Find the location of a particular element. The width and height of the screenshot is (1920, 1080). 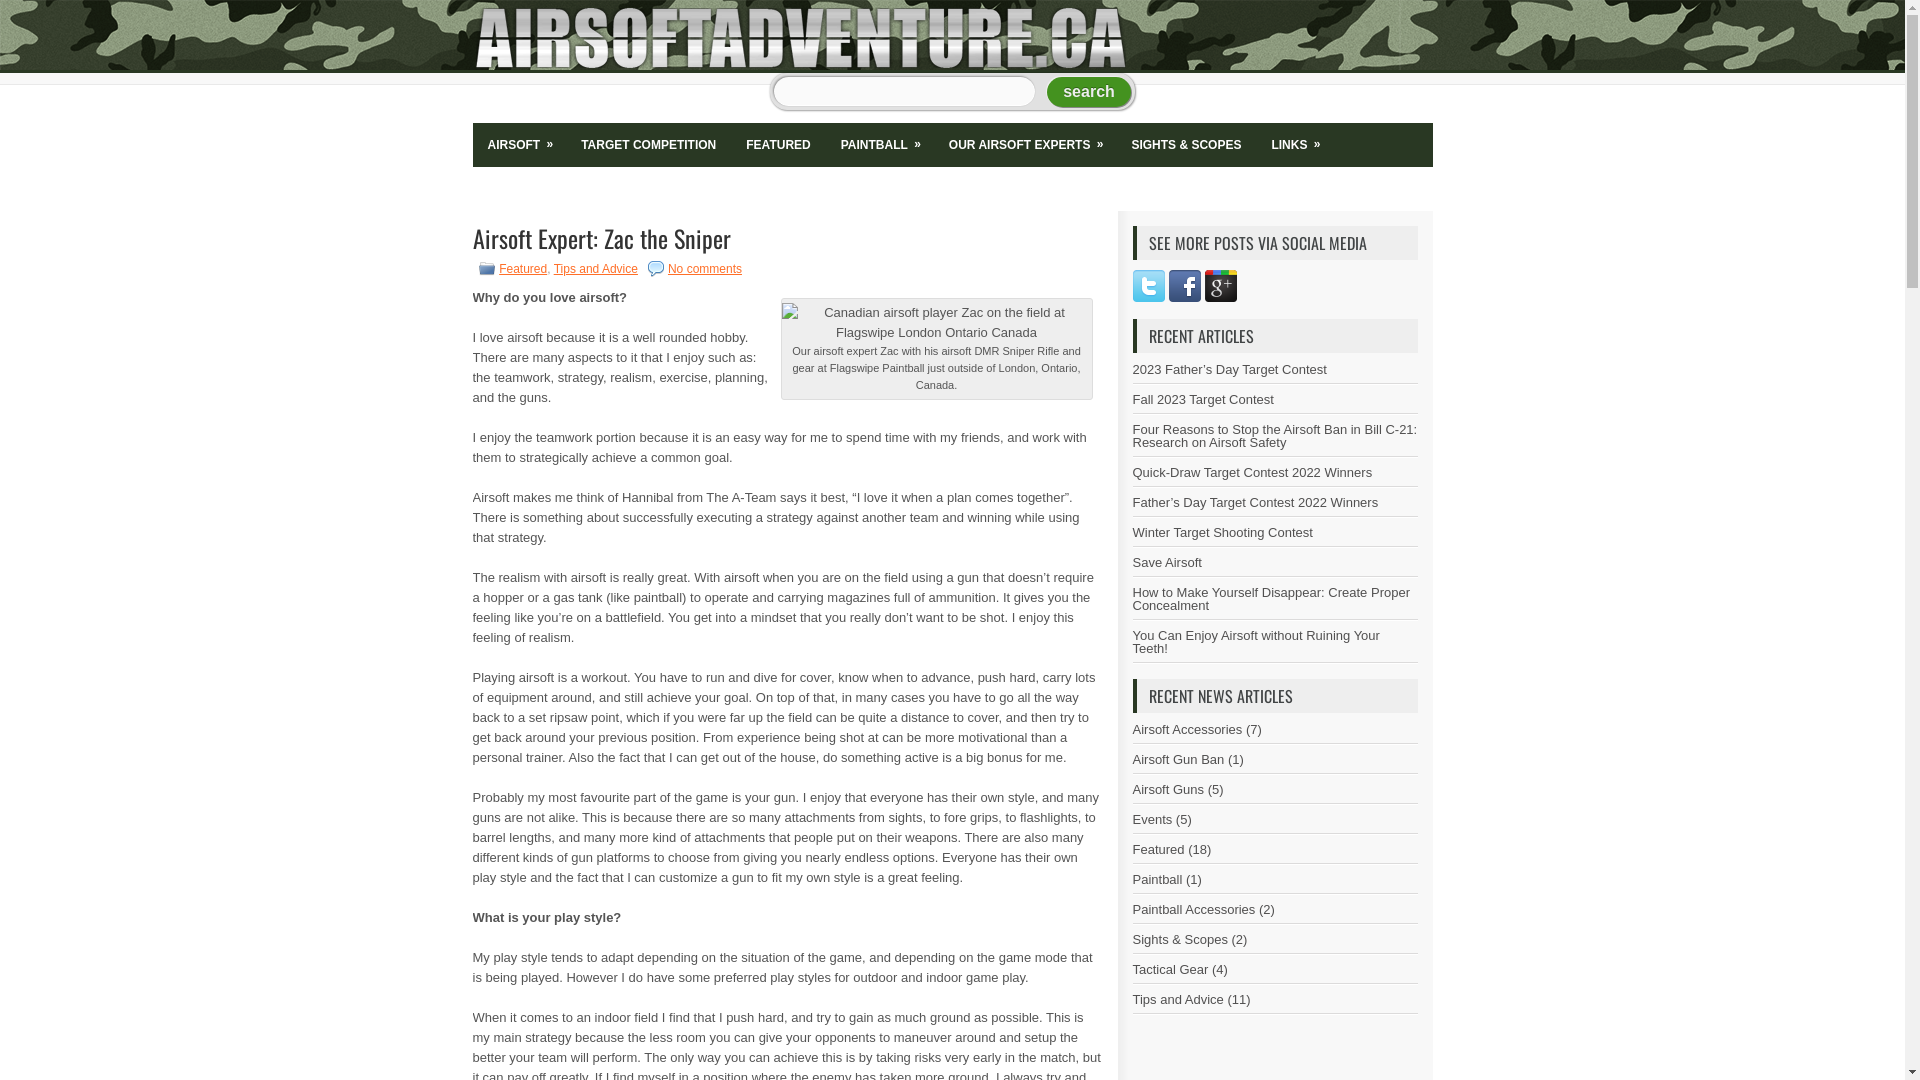

'Twitter' is located at coordinates (1147, 285).